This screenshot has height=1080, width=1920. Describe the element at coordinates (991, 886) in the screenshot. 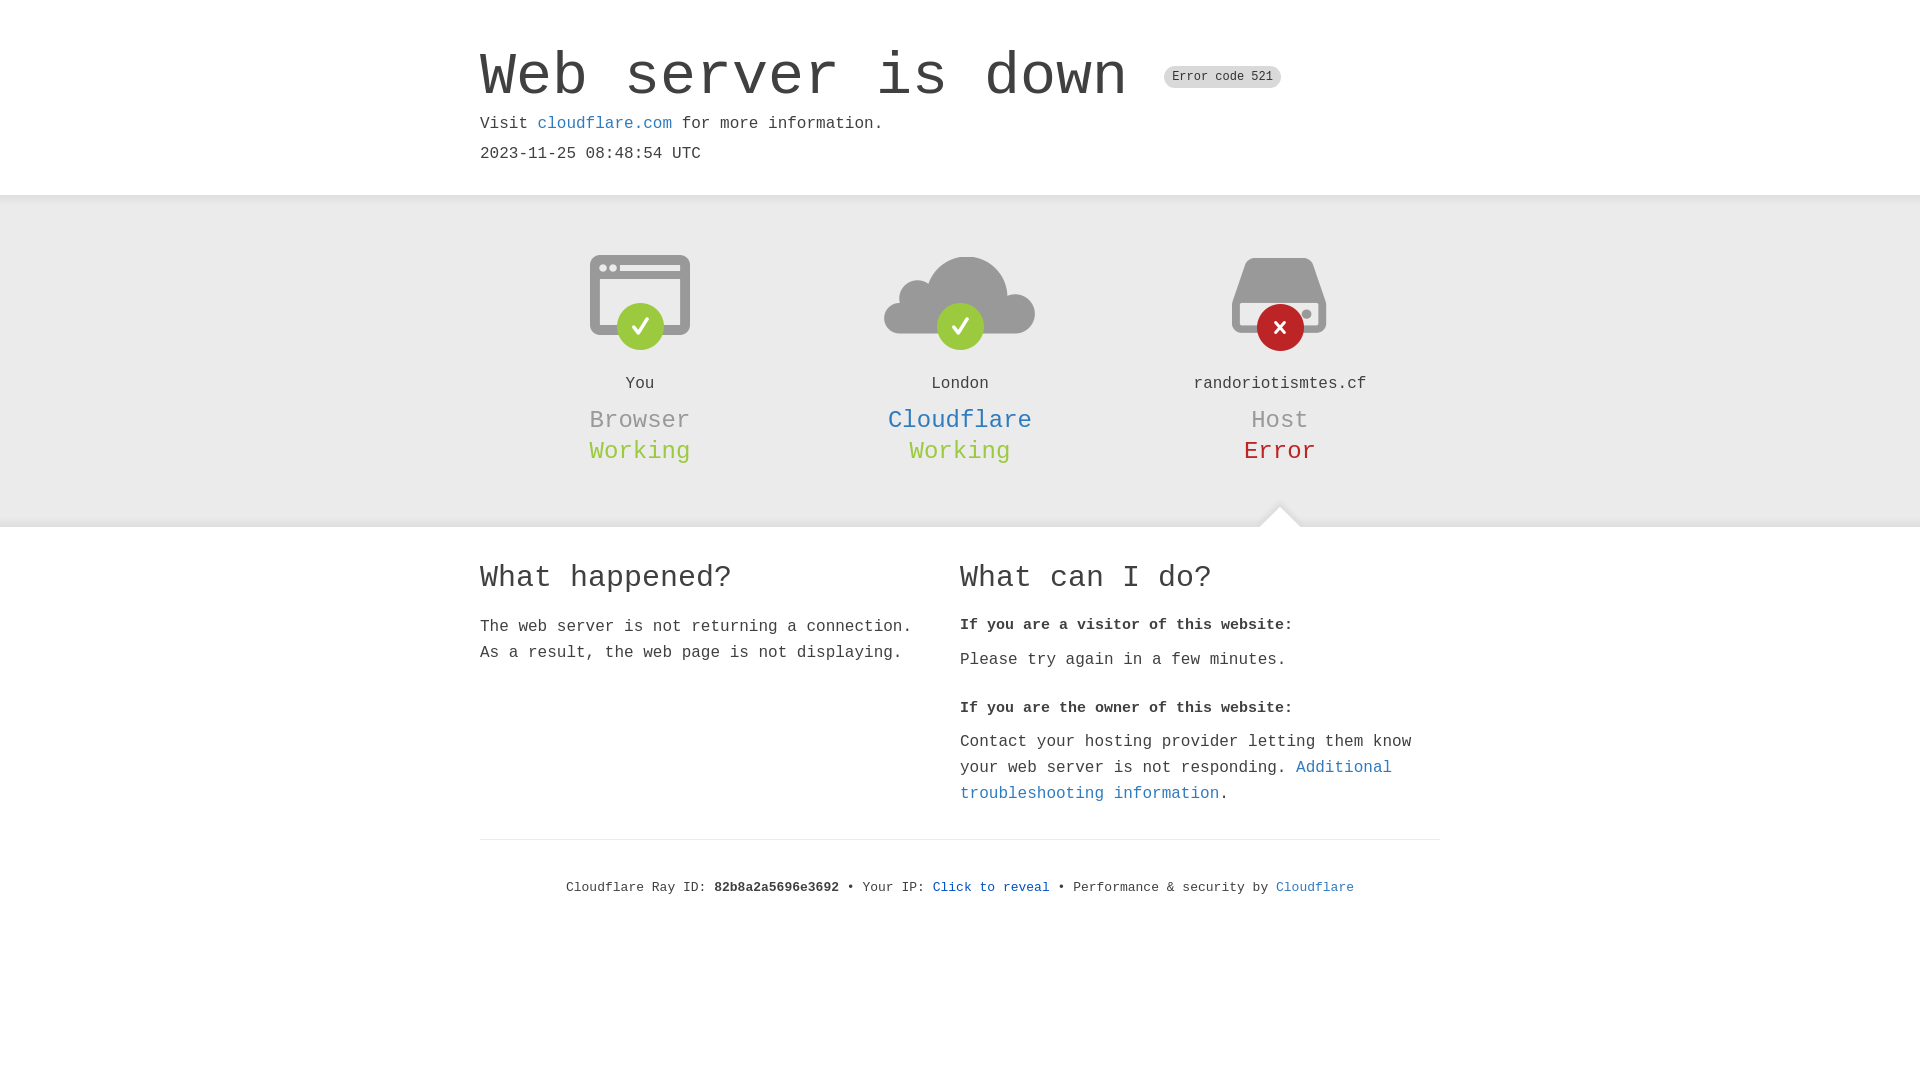

I see `'Click to reveal'` at that location.